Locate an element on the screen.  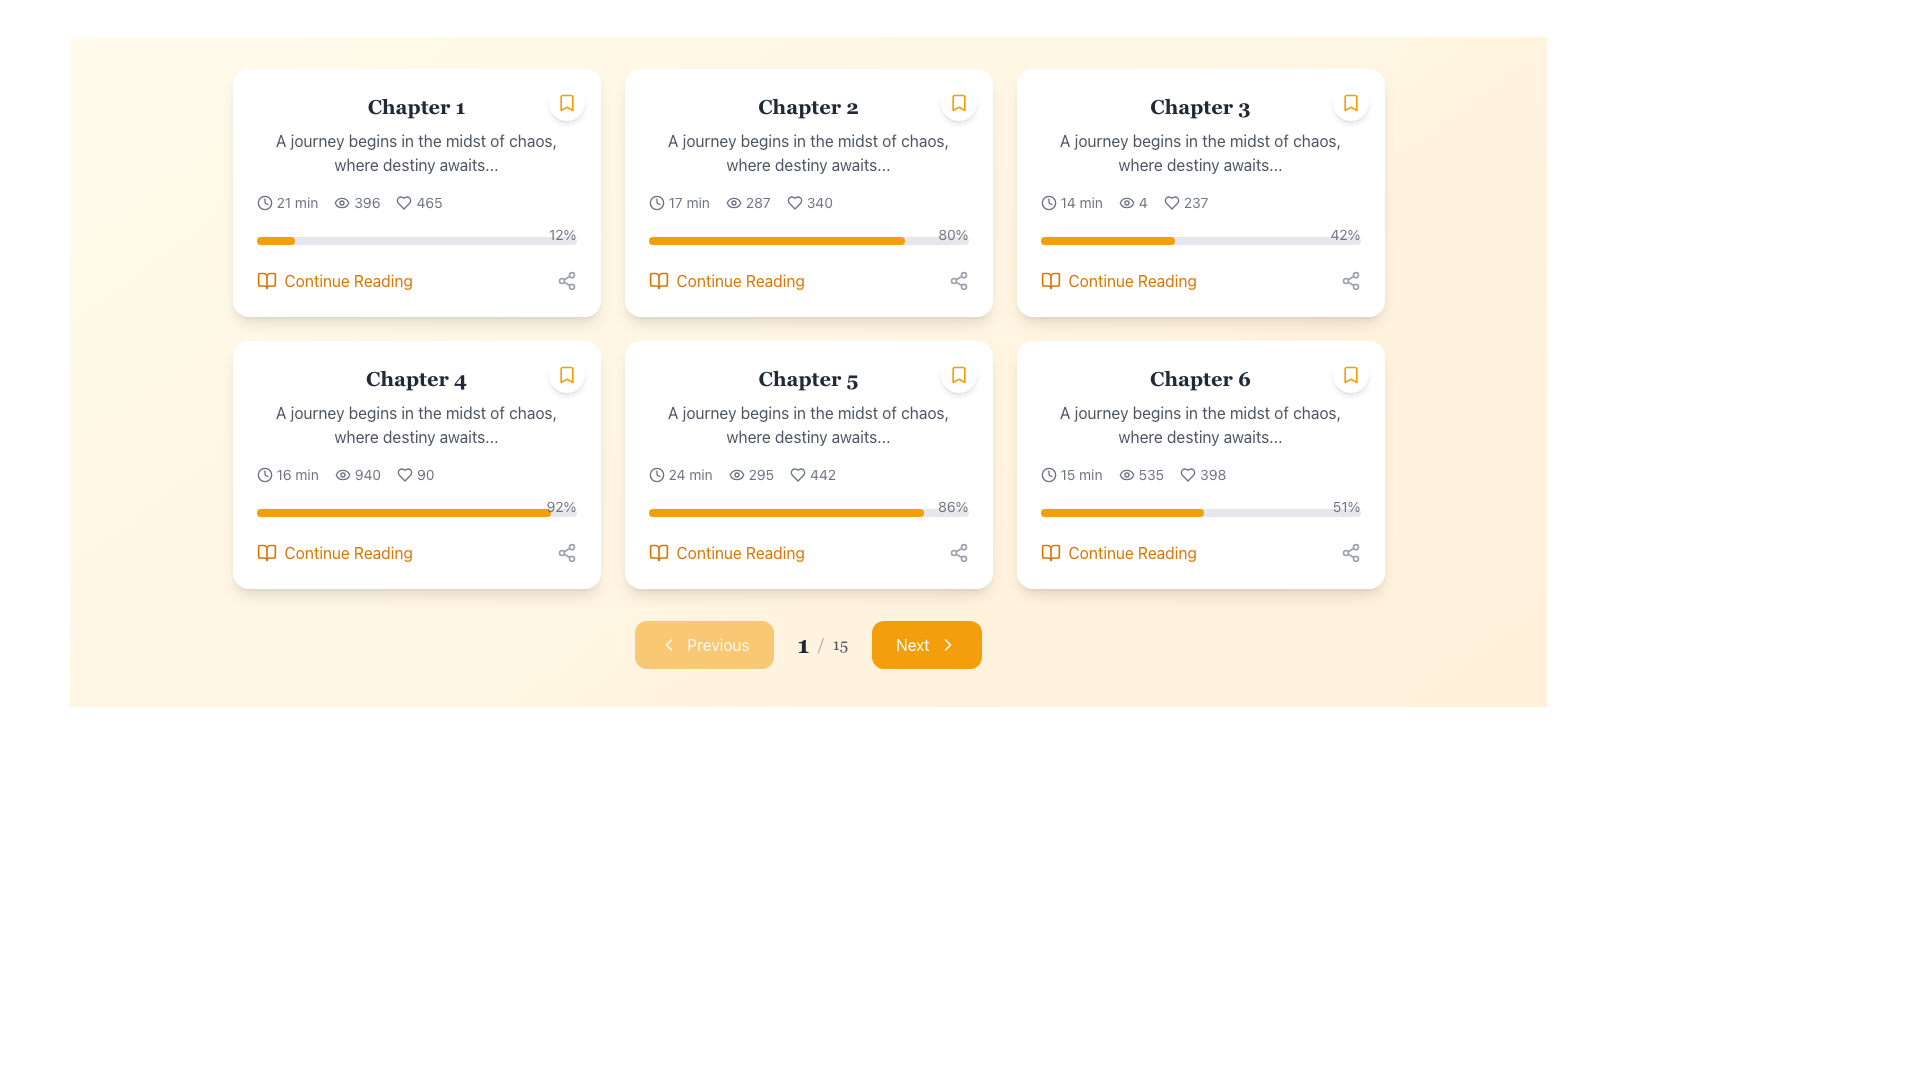
the Interactive share button icon located in the bottom right corner of the 'Chapter 1' card is located at coordinates (565, 552).